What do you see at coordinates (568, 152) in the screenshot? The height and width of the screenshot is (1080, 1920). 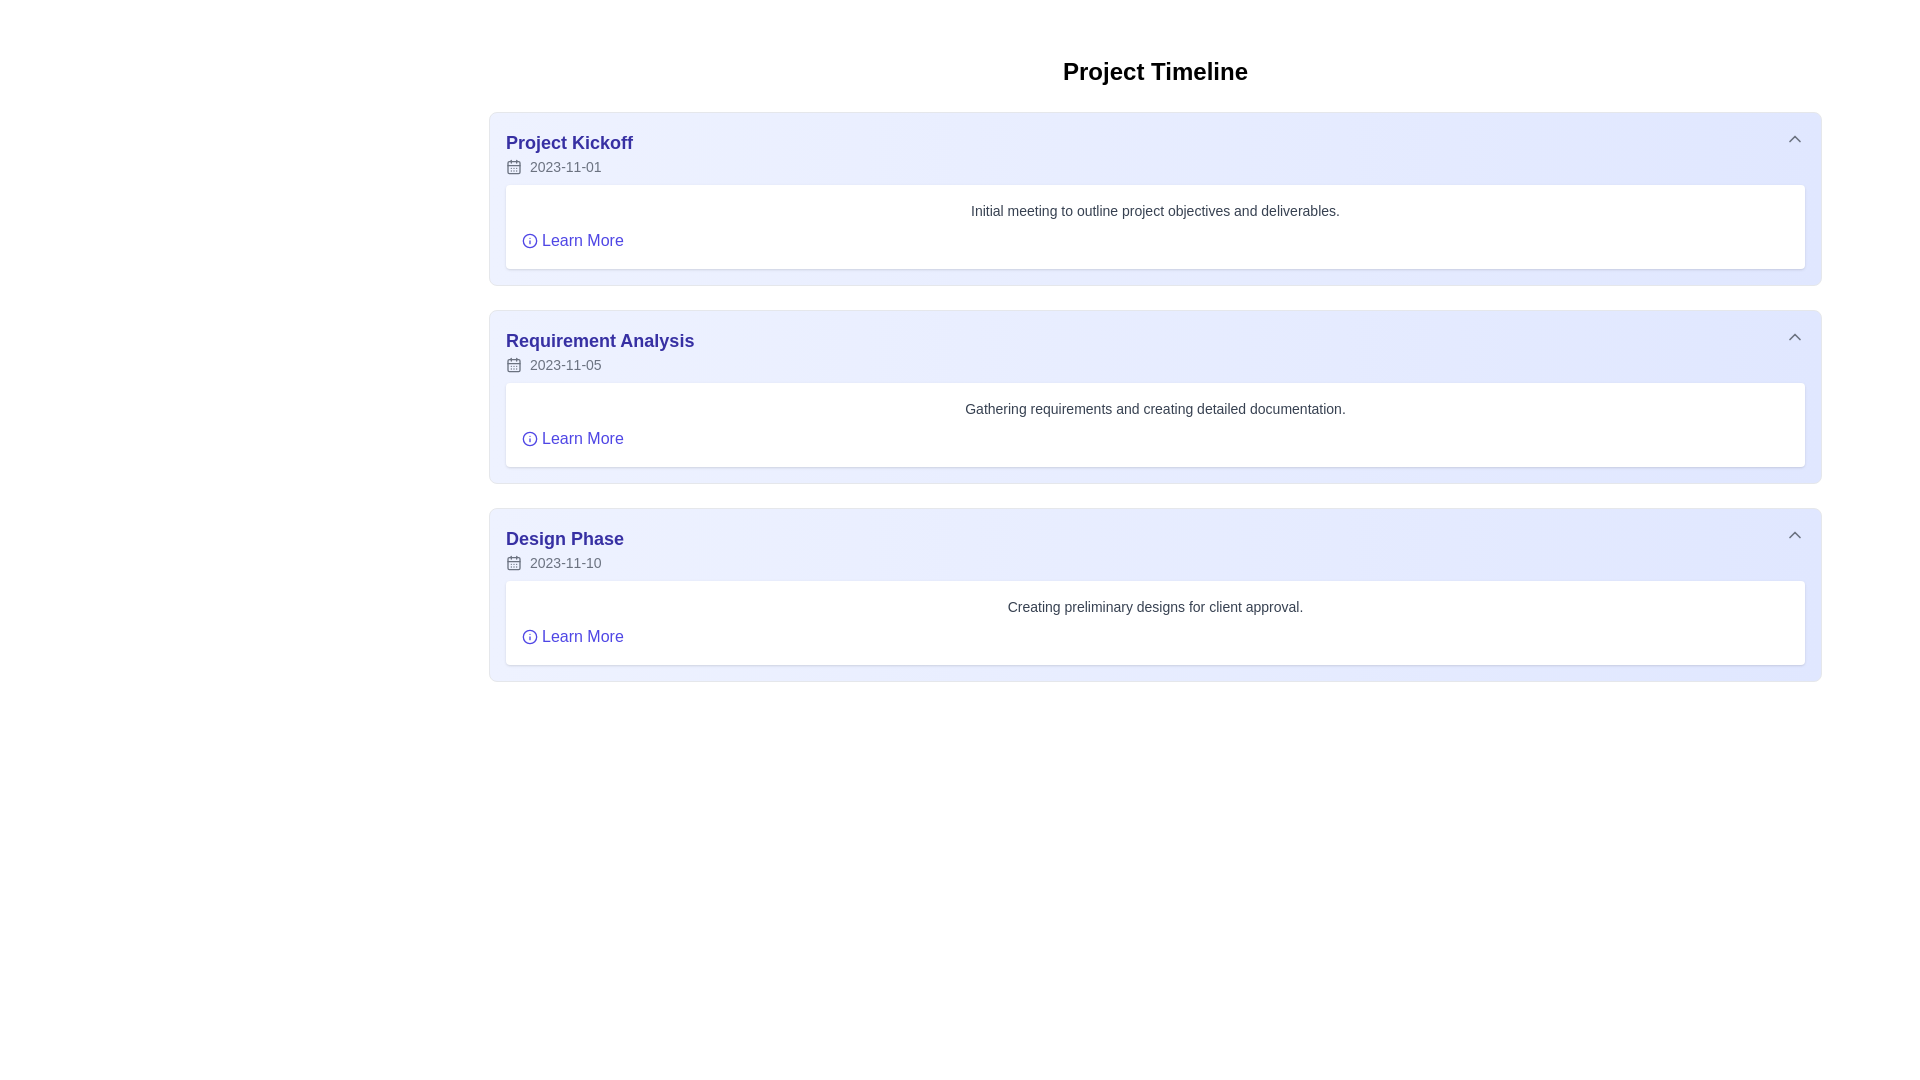 I see `information contained in the label indicating the title and date of the significant event 'Project Kickoff' scheduled on 2023-11-01, located in the topmost block of the section` at bounding box center [568, 152].